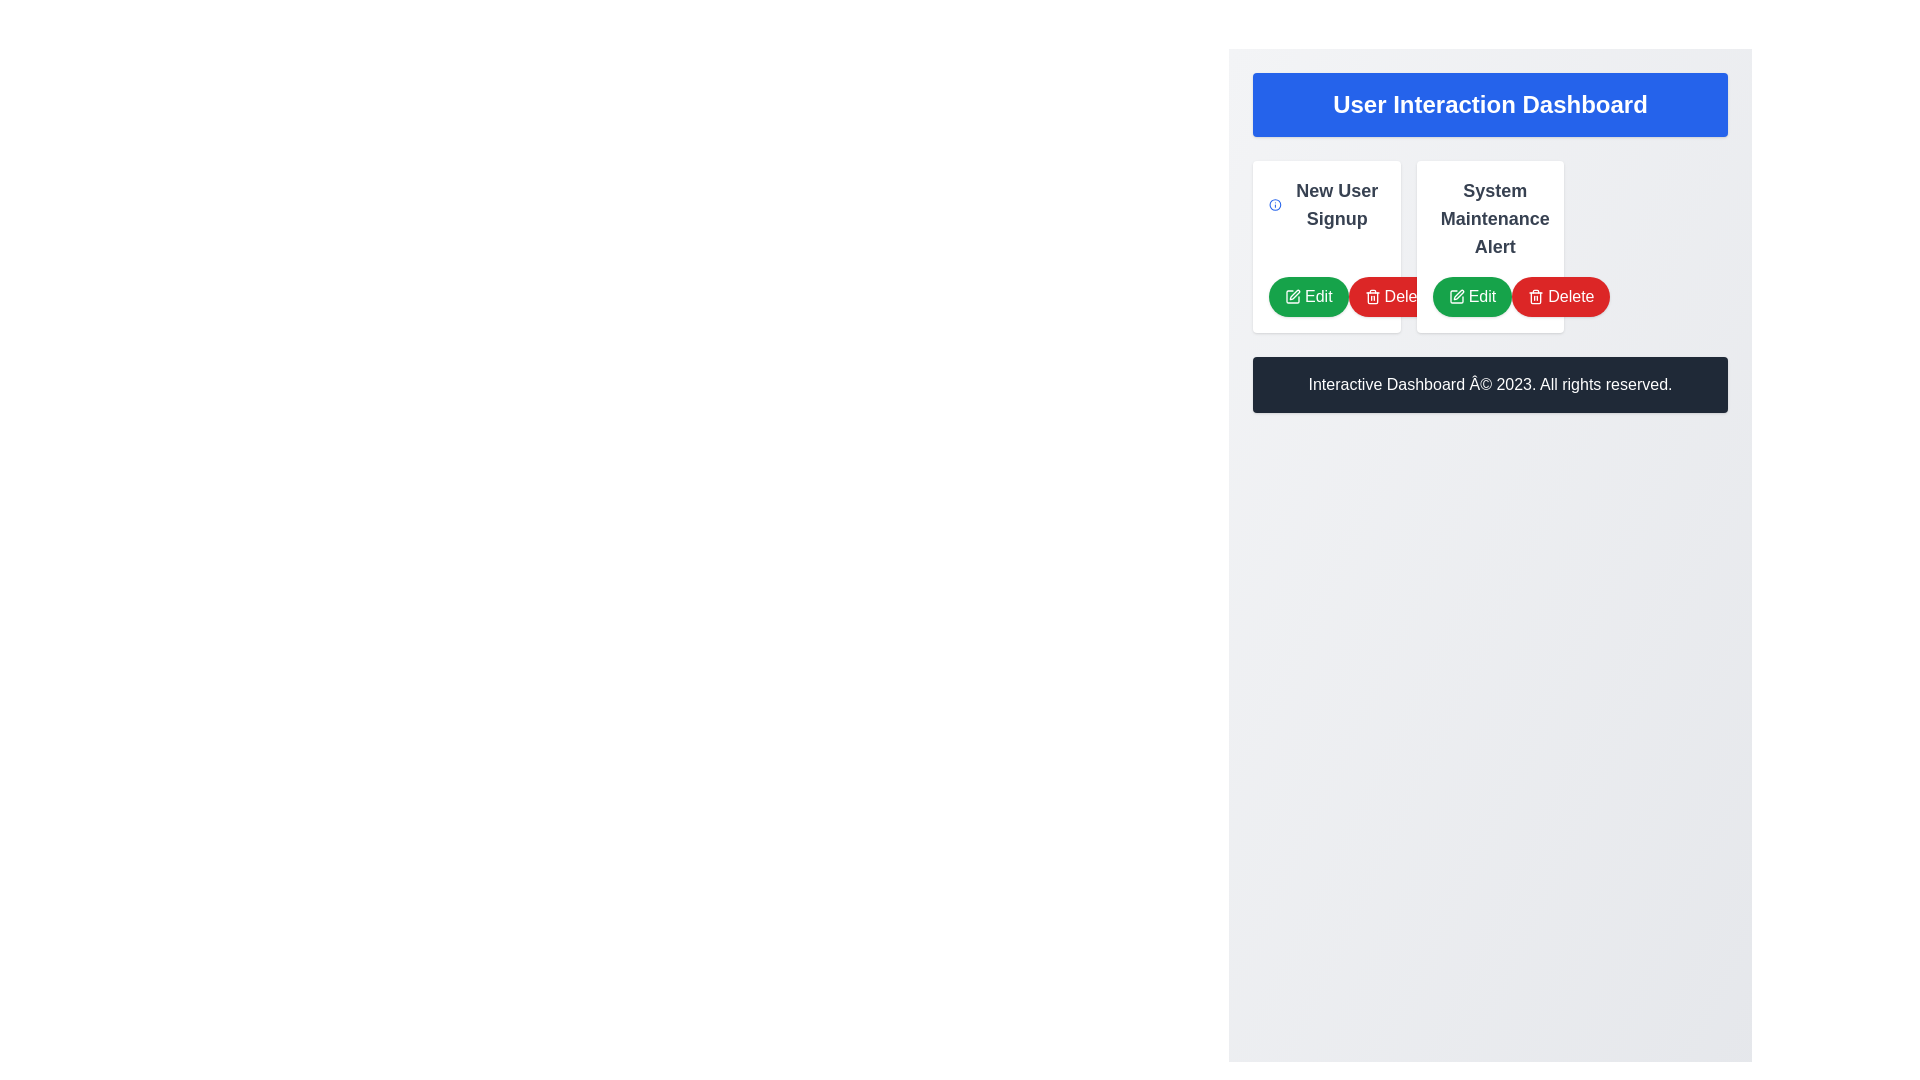 Image resolution: width=1920 pixels, height=1080 pixels. What do you see at coordinates (1326, 297) in the screenshot?
I see `the edit button located under the 'New User Signup' section of the 'User Interaction Dashboard' to initiate the process of editing the associated item's information or settings` at bounding box center [1326, 297].